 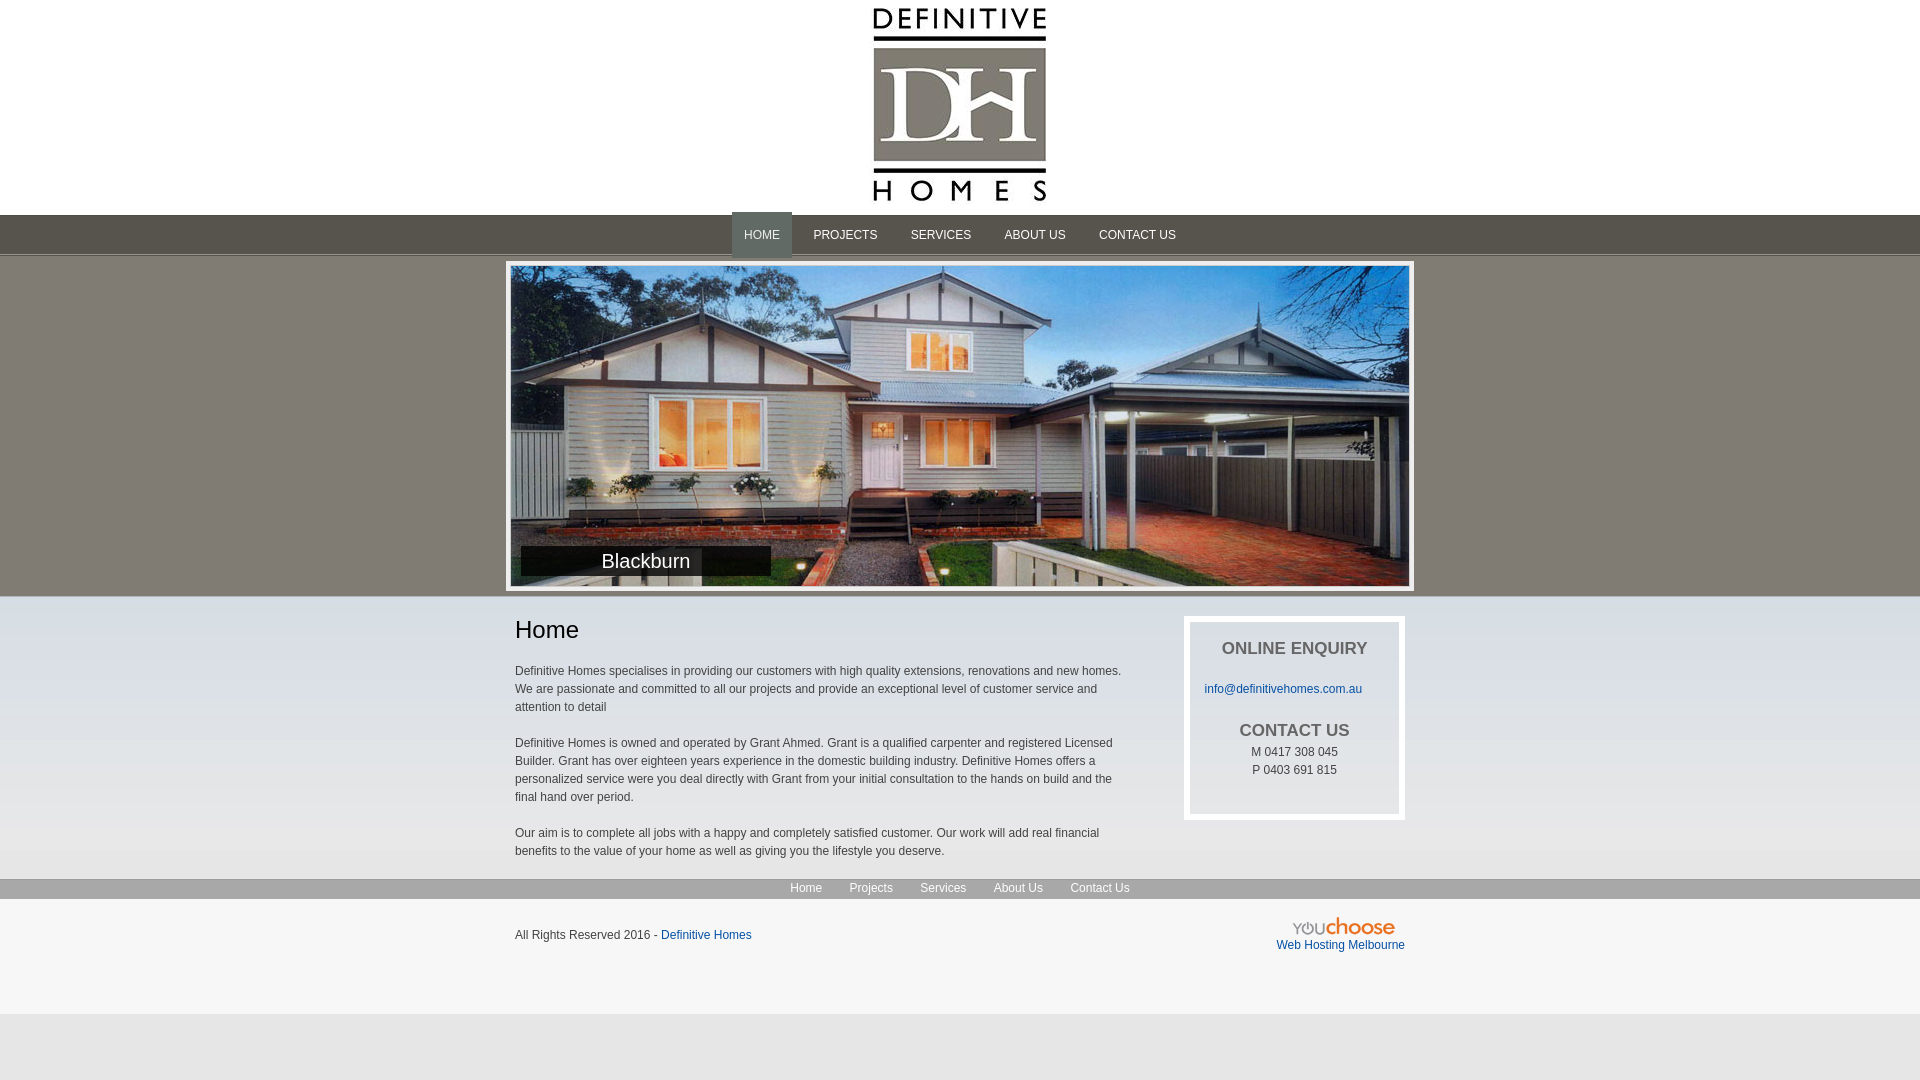 What do you see at coordinates (939, 234) in the screenshot?
I see `'SERVICES'` at bounding box center [939, 234].